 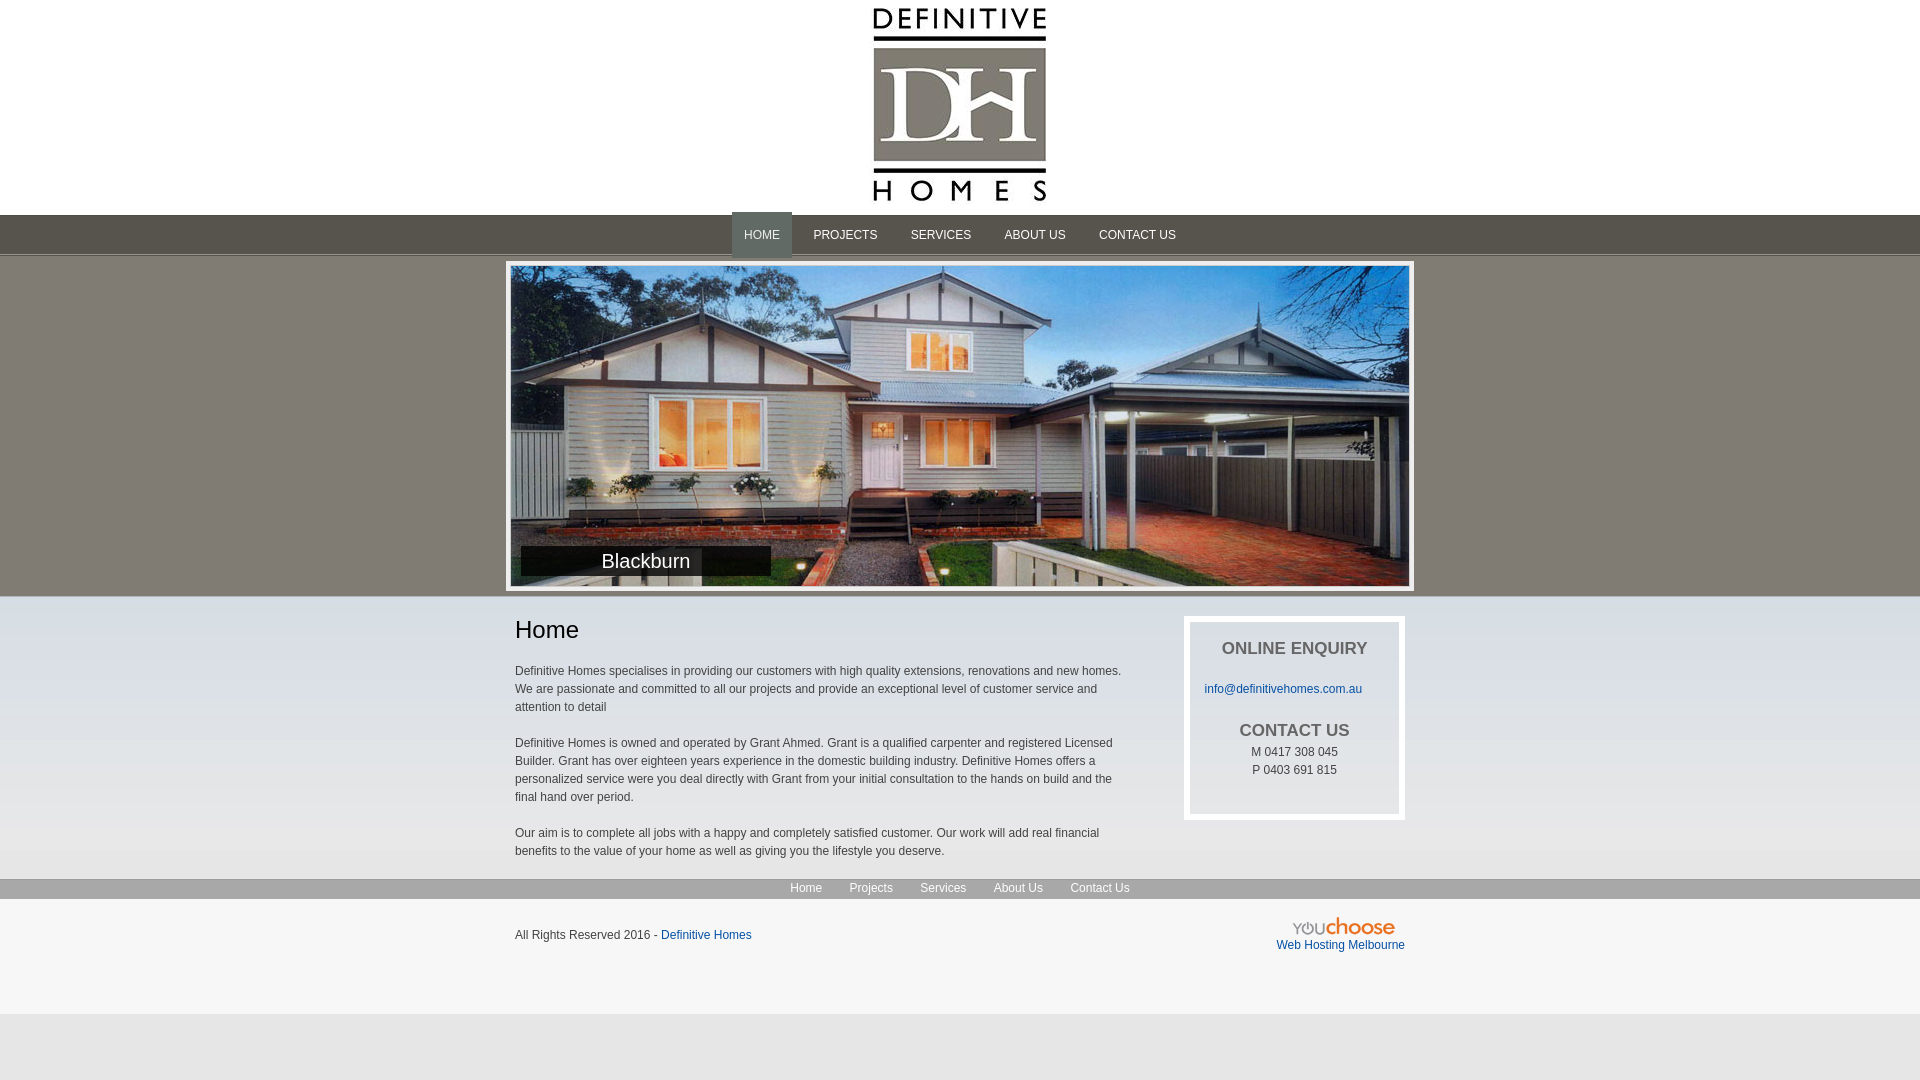 What do you see at coordinates (939, 234) in the screenshot?
I see `'SERVICES'` at bounding box center [939, 234].